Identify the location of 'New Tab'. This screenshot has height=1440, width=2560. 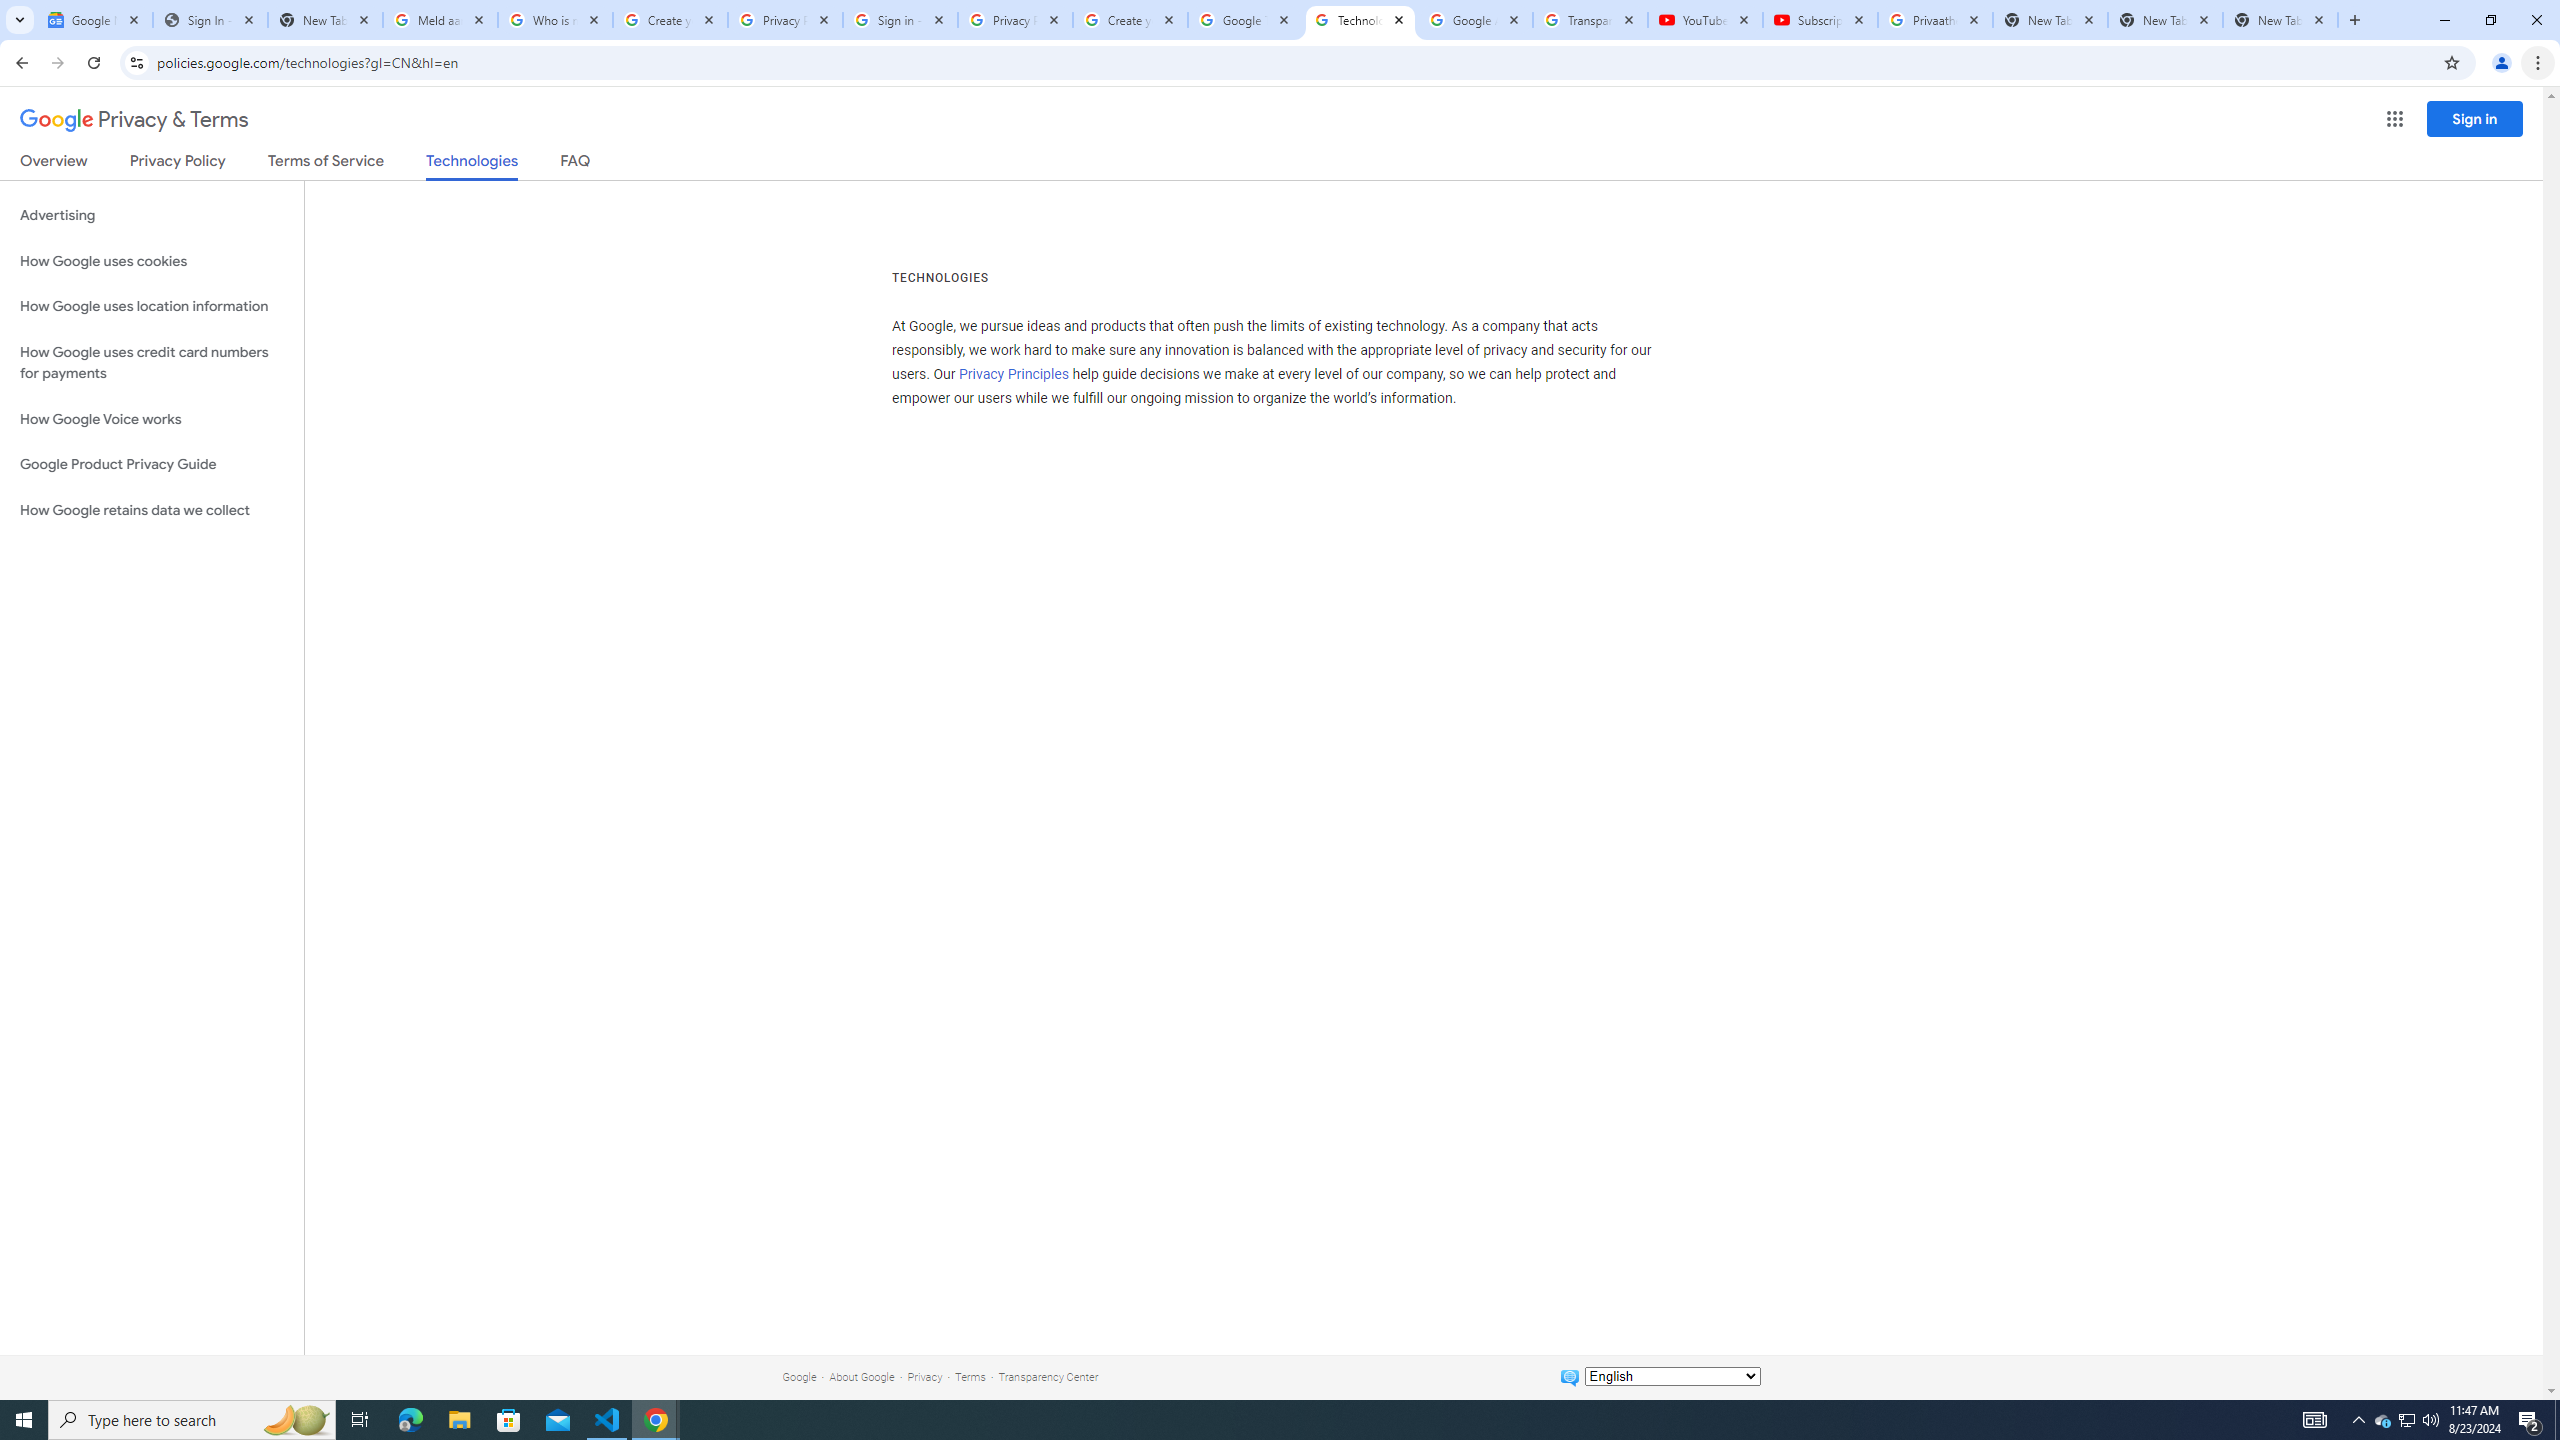
(2279, 19).